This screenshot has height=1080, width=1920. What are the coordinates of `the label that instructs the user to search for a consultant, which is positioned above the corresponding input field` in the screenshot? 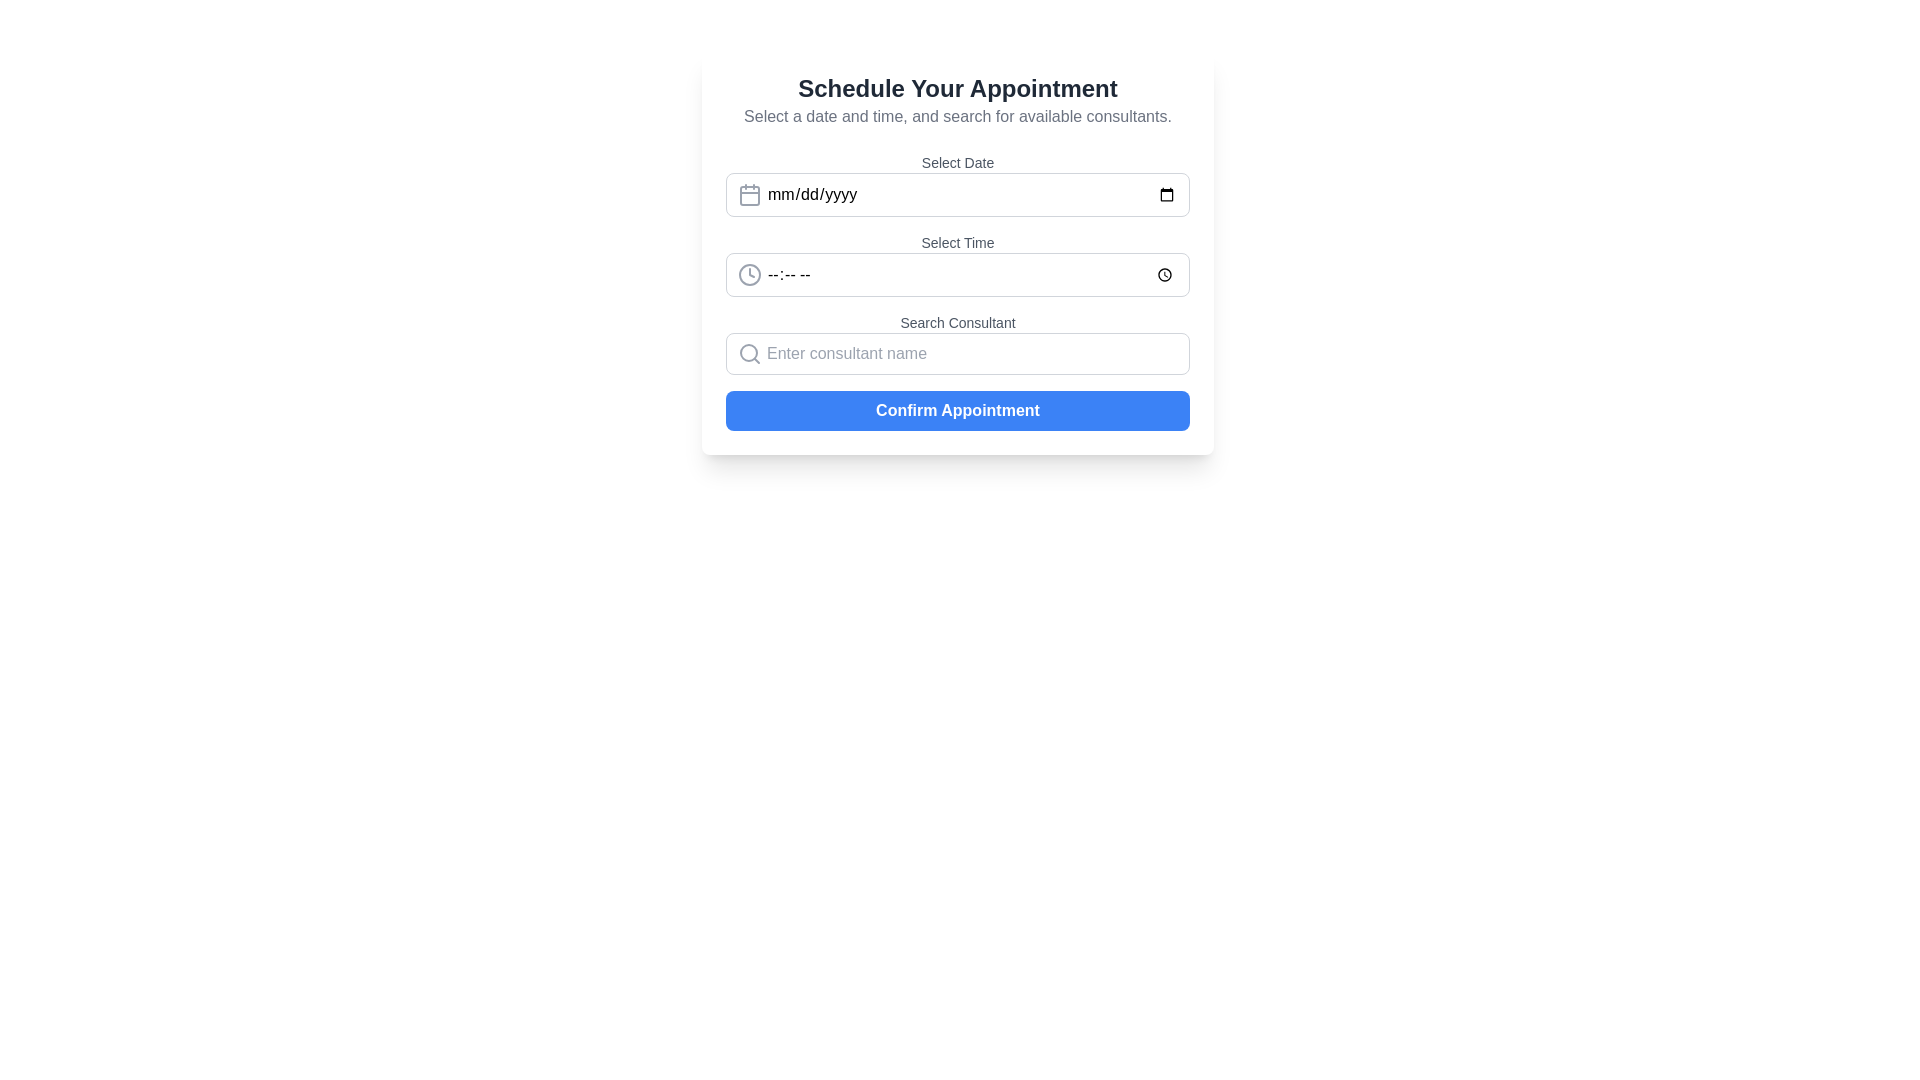 It's located at (957, 322).